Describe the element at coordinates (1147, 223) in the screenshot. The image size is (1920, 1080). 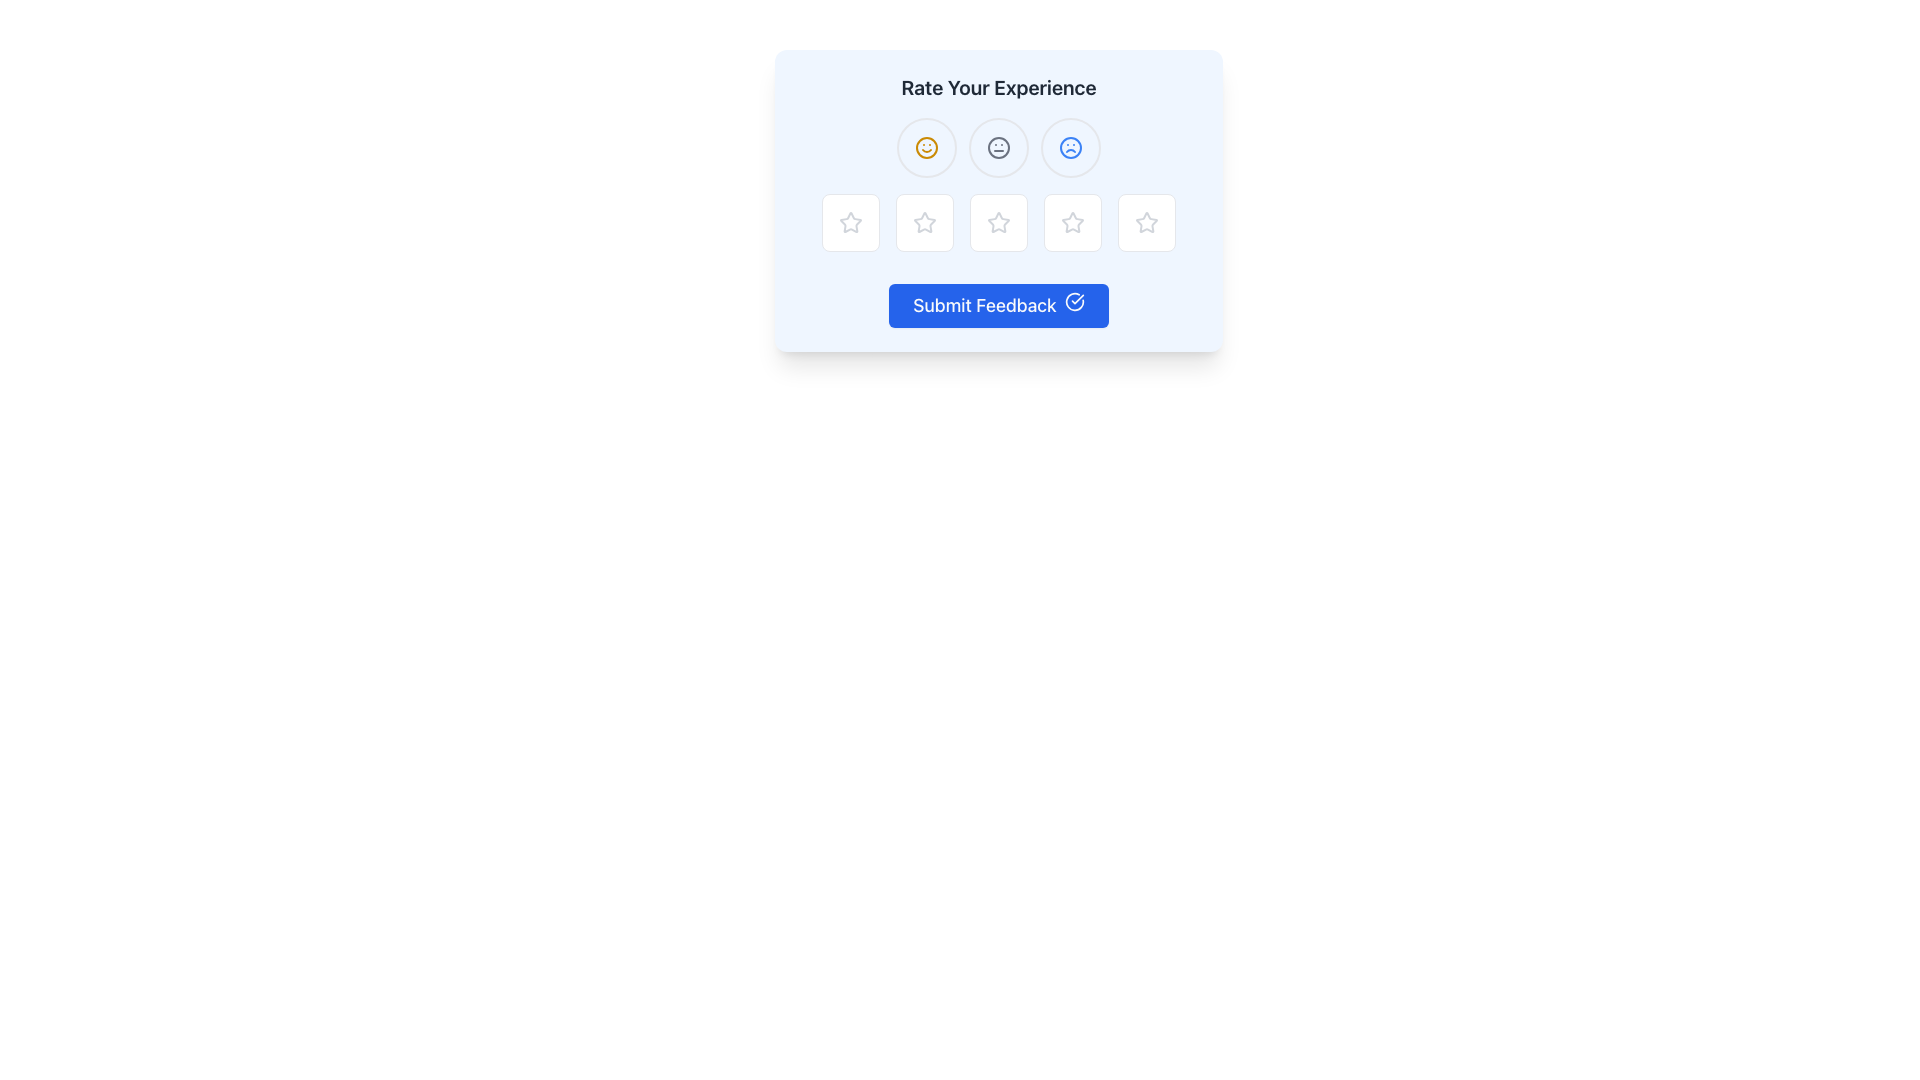
I see `the fifth star icon in the Star Rating Component` at that location.